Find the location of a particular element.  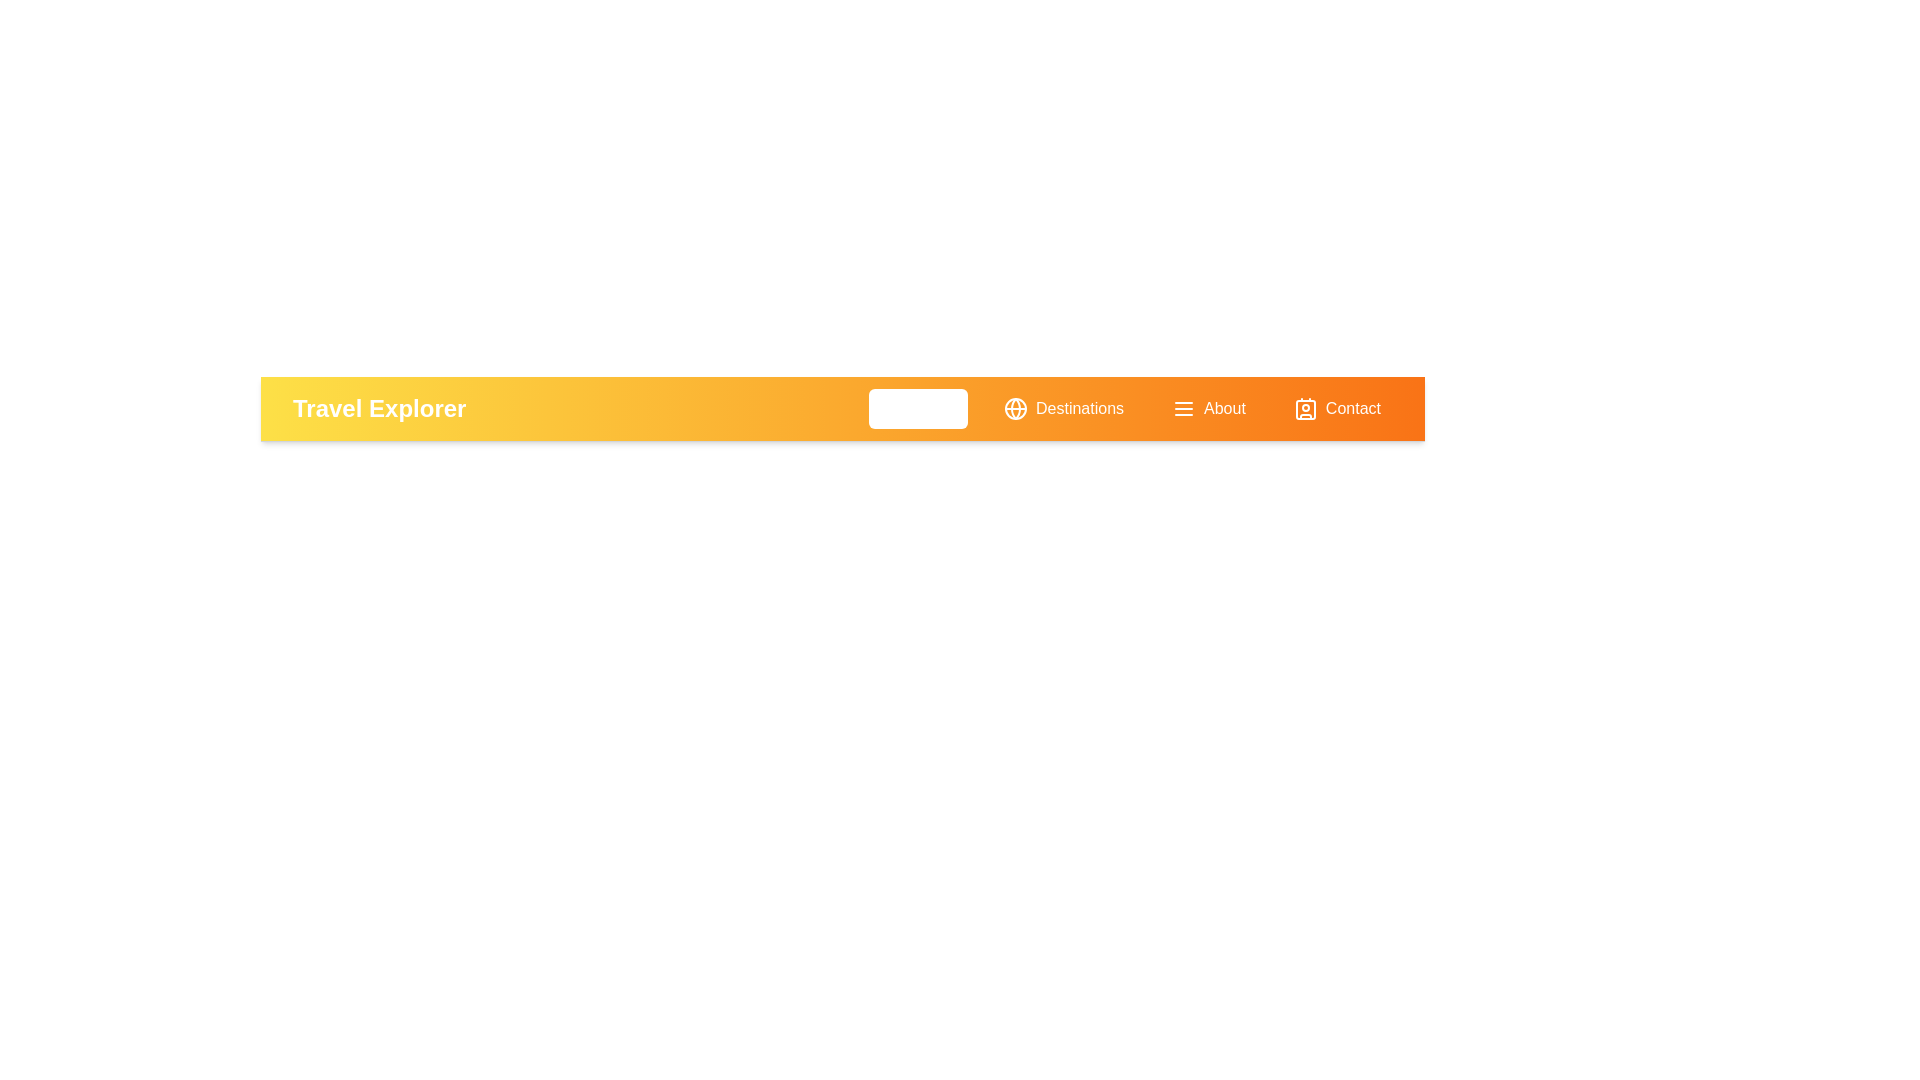

the globe icon within a circular outline that is located is located at coordinates (1016, 407).